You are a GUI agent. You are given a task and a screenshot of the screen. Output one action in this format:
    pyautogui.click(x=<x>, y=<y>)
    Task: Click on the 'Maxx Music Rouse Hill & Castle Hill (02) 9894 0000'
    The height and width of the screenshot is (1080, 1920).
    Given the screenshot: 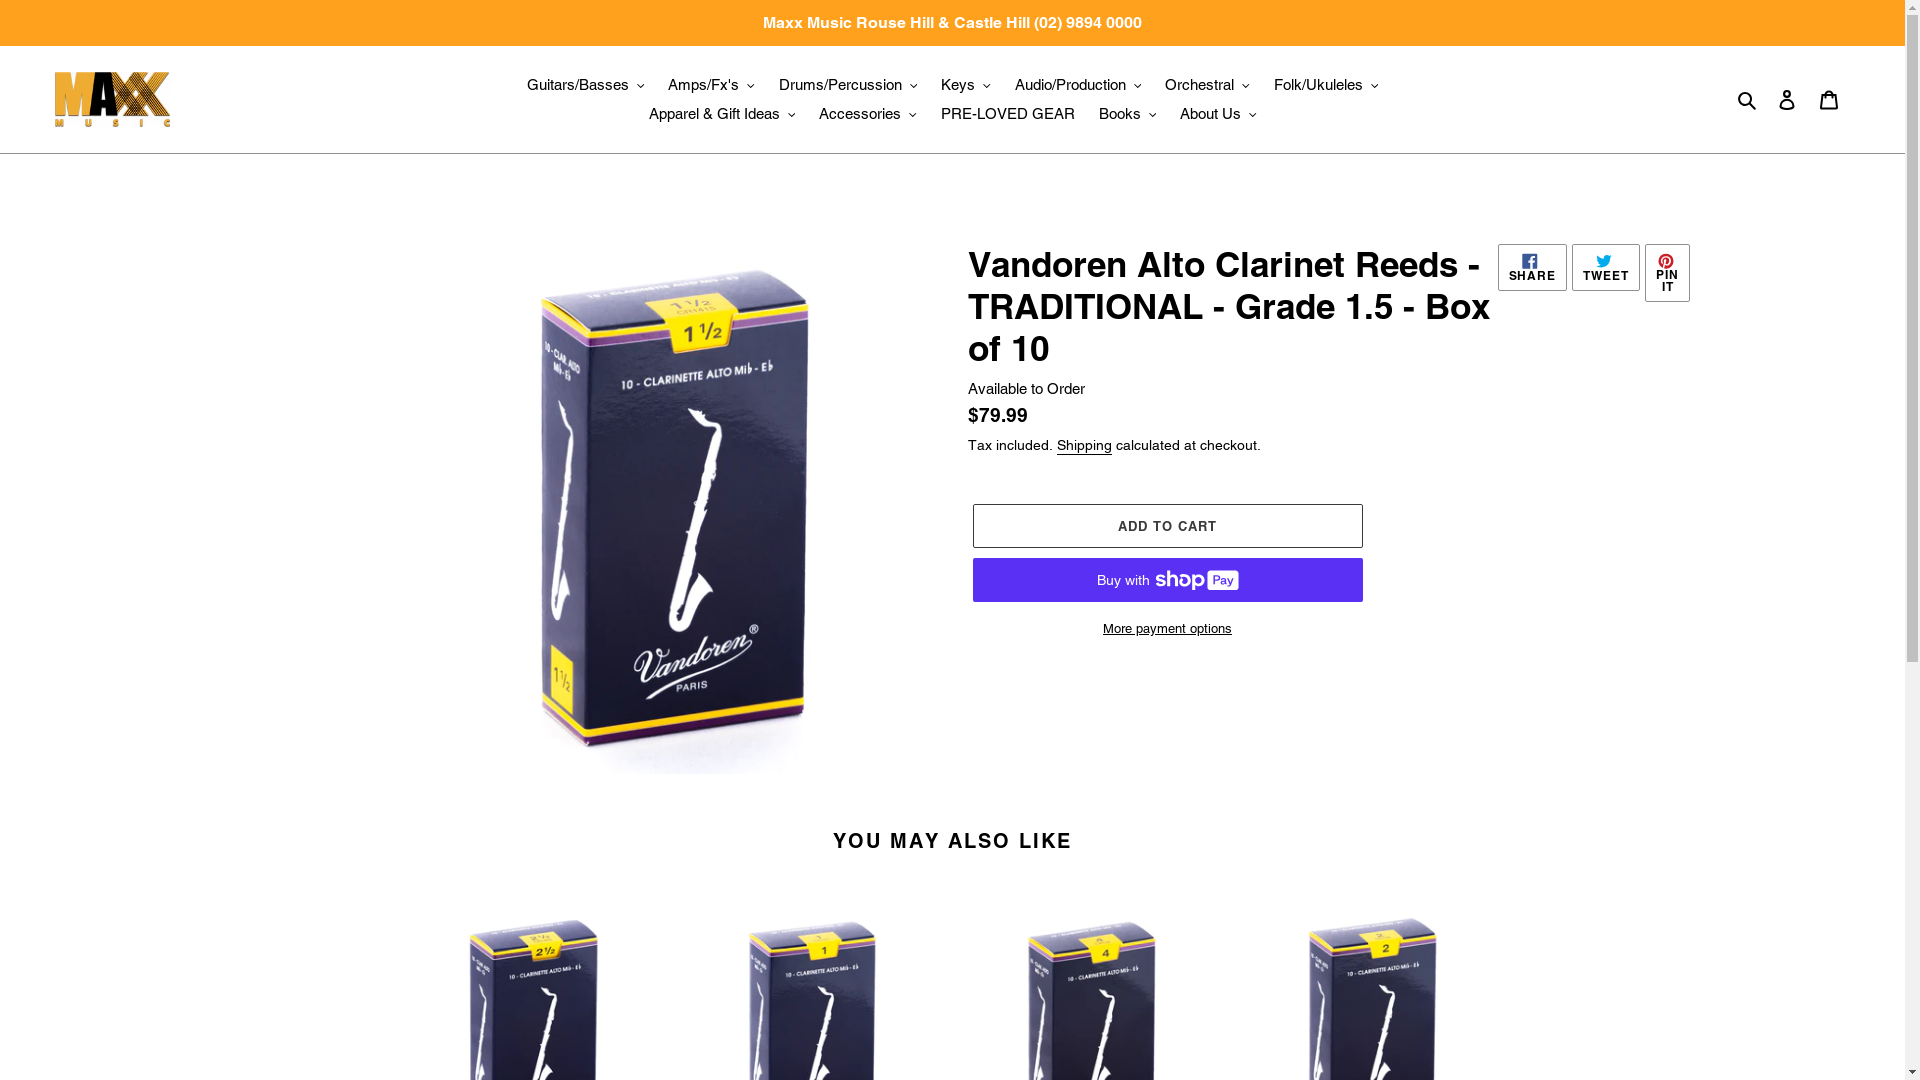 What is the action you would take?
    pyautogui.click(x=0, y=23)
    